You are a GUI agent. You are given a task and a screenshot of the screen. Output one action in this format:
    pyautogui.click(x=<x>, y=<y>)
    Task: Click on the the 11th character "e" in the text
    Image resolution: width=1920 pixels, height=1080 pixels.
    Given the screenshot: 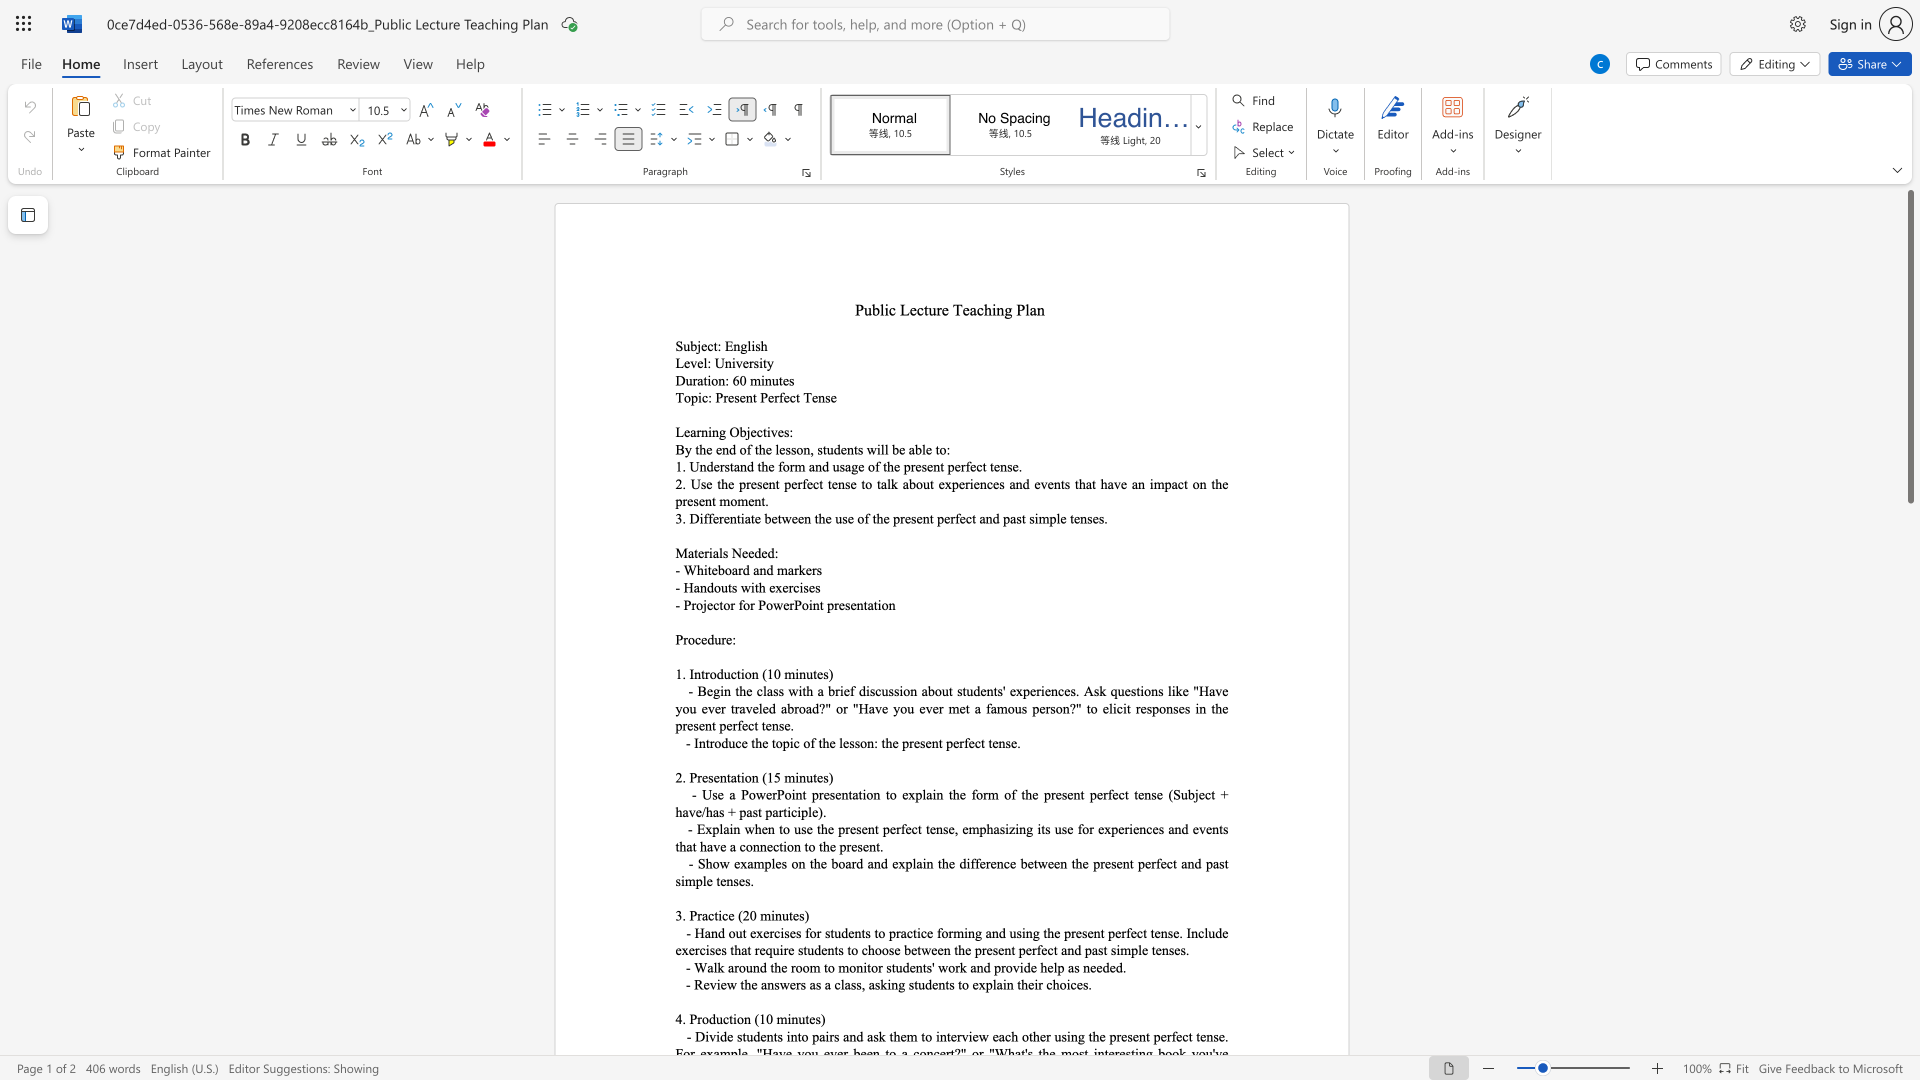 What is the action you would take?
    pyautogui.click(x=918, y=517)
    